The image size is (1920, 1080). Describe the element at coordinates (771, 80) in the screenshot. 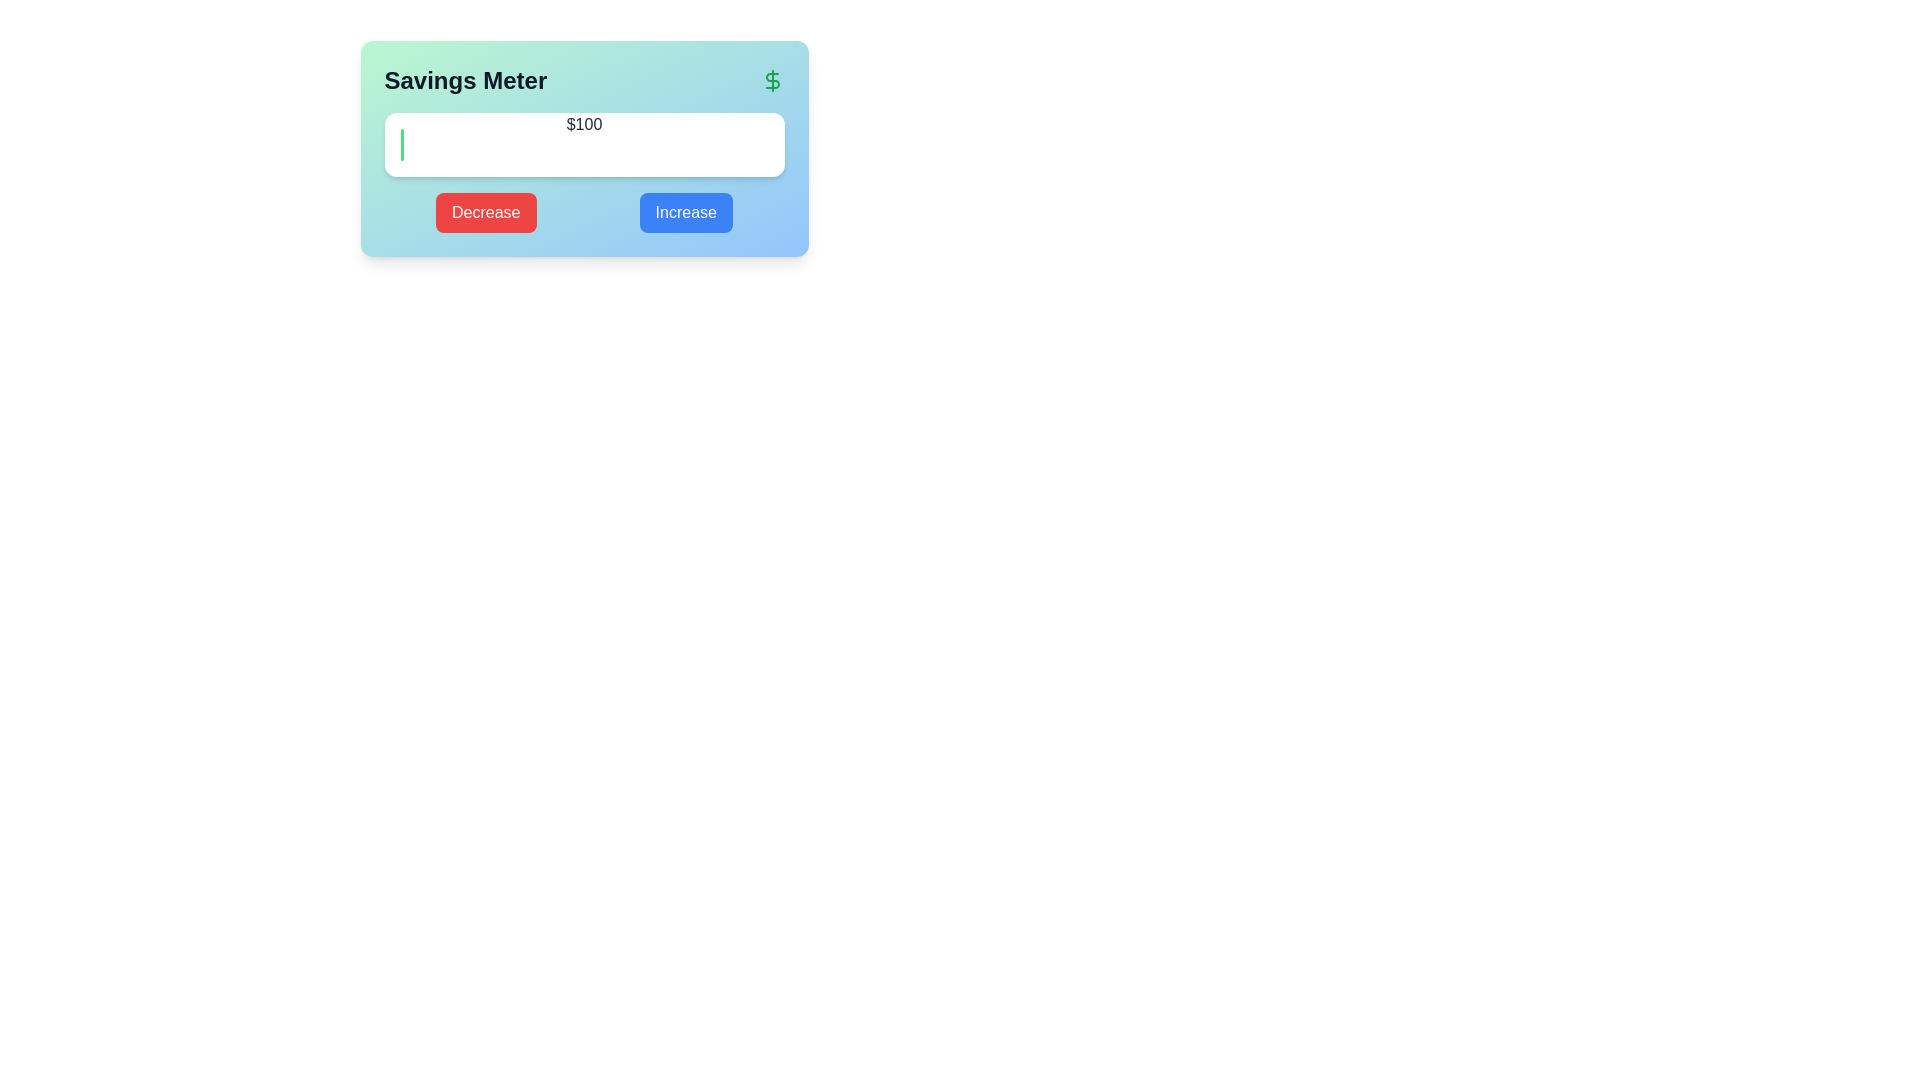

I see `the prominent green dollar sign icon located in the top right corner of the 'Savings Meter' box` at that location.